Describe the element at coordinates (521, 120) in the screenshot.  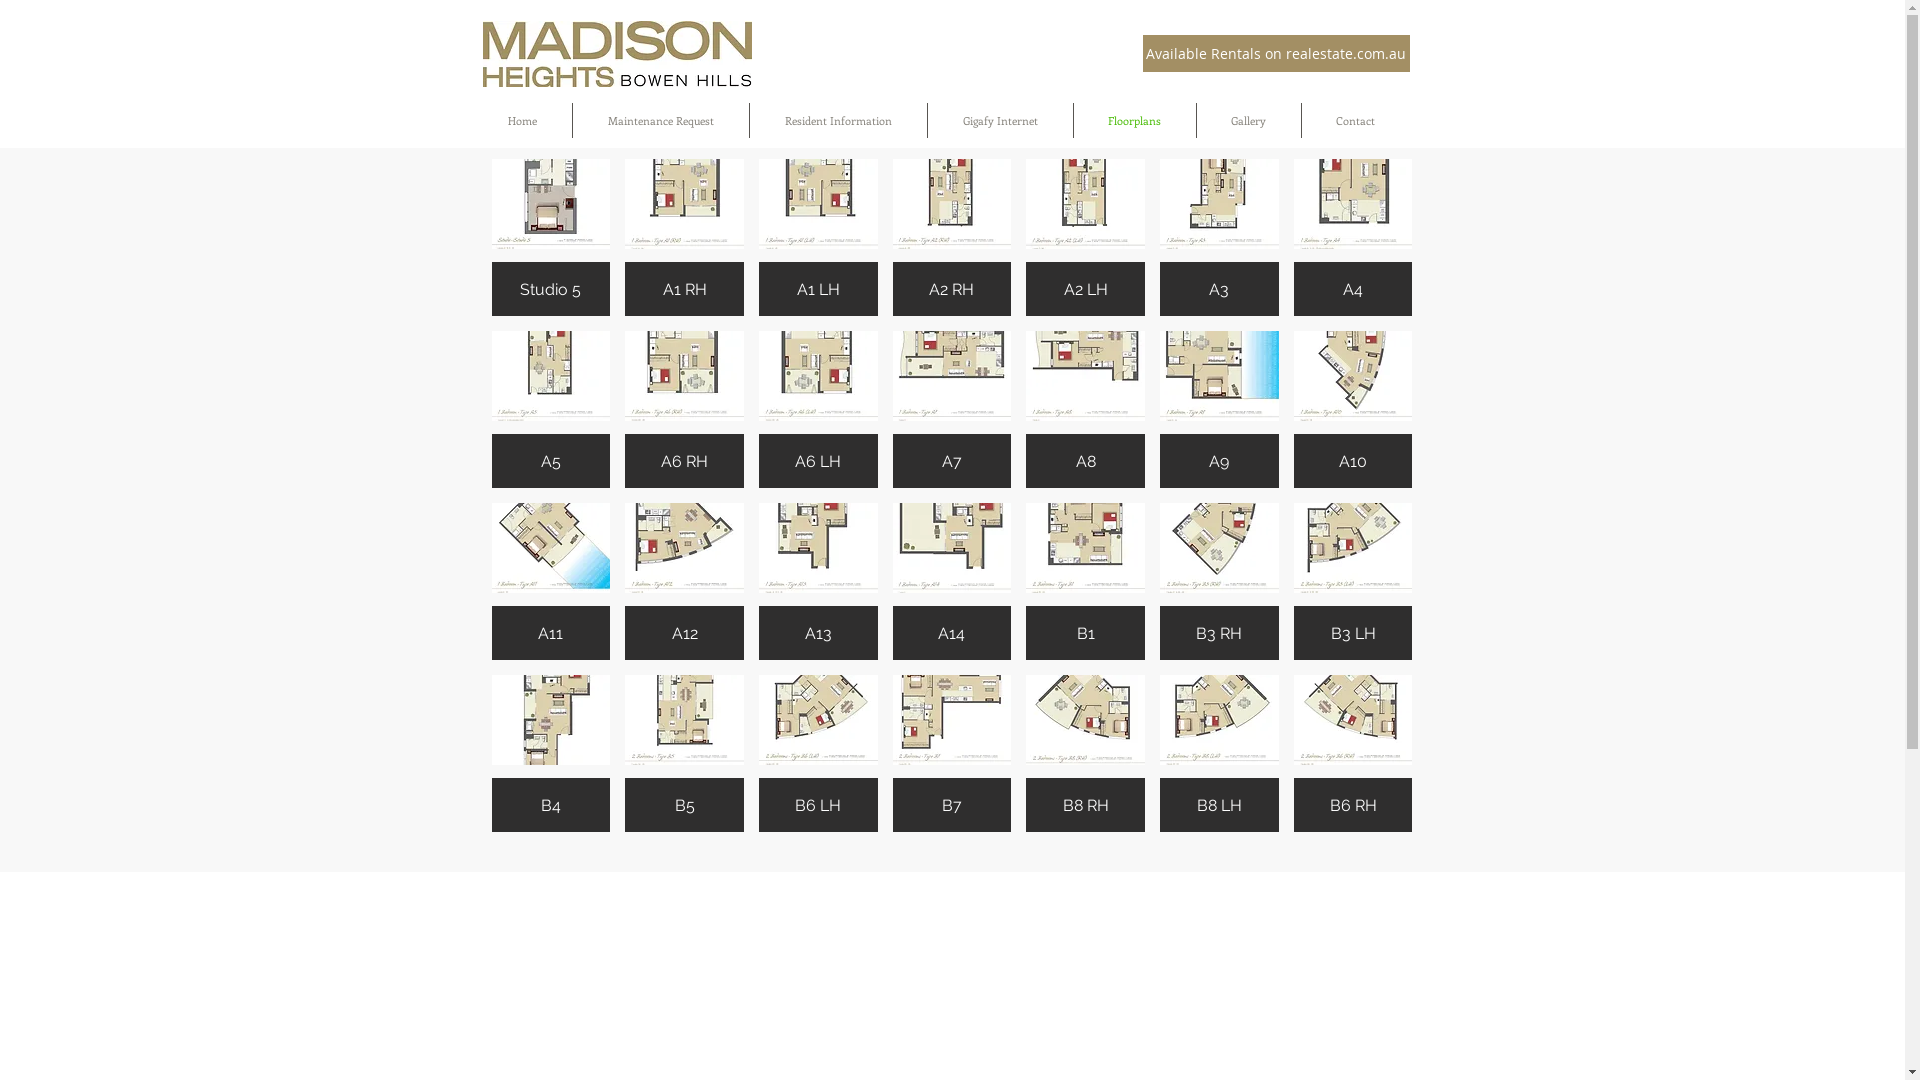
I see `'Home'` at that location.